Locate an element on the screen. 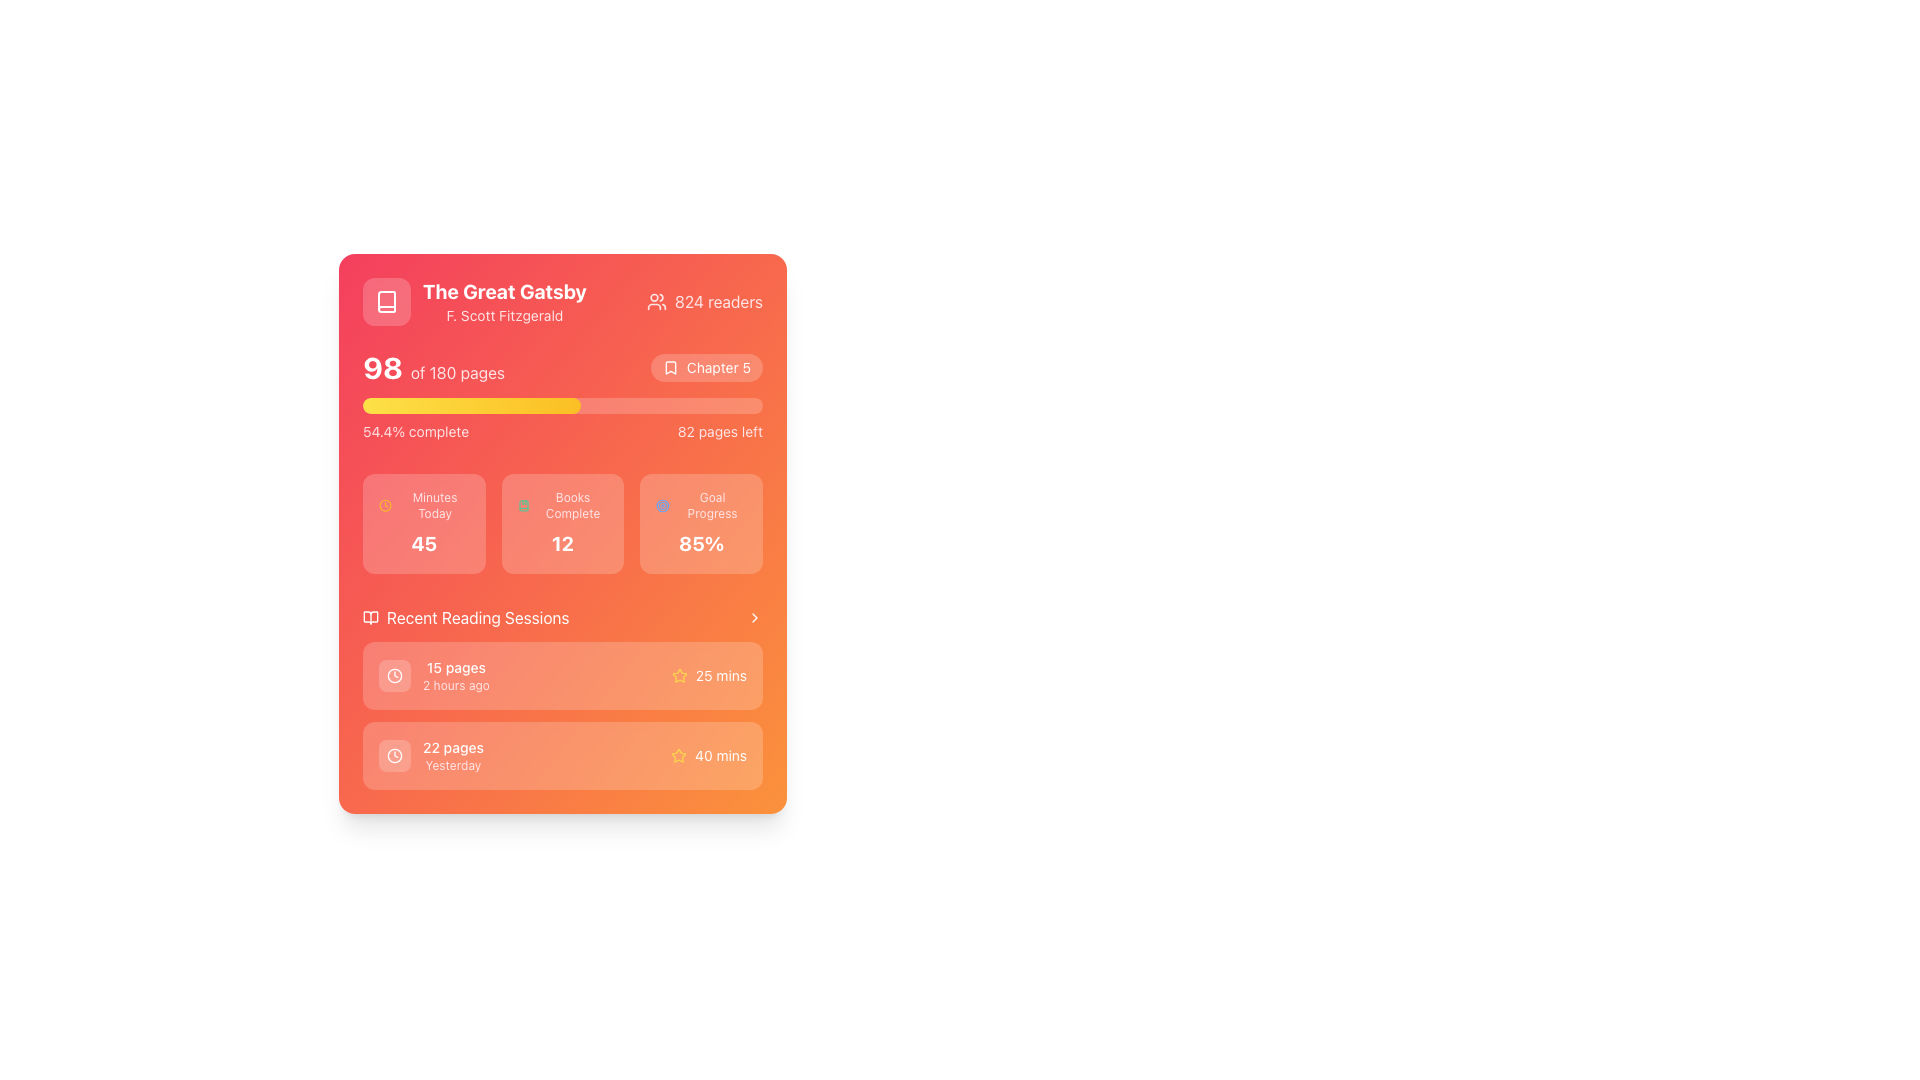 This screenshot has height=1080, width=1920. the Text label displaying the total number associated with the 'Books Complete' statistic, positioned beneath the descriptive text and adjacent to the green book icon is located at coordinates (561, 543).